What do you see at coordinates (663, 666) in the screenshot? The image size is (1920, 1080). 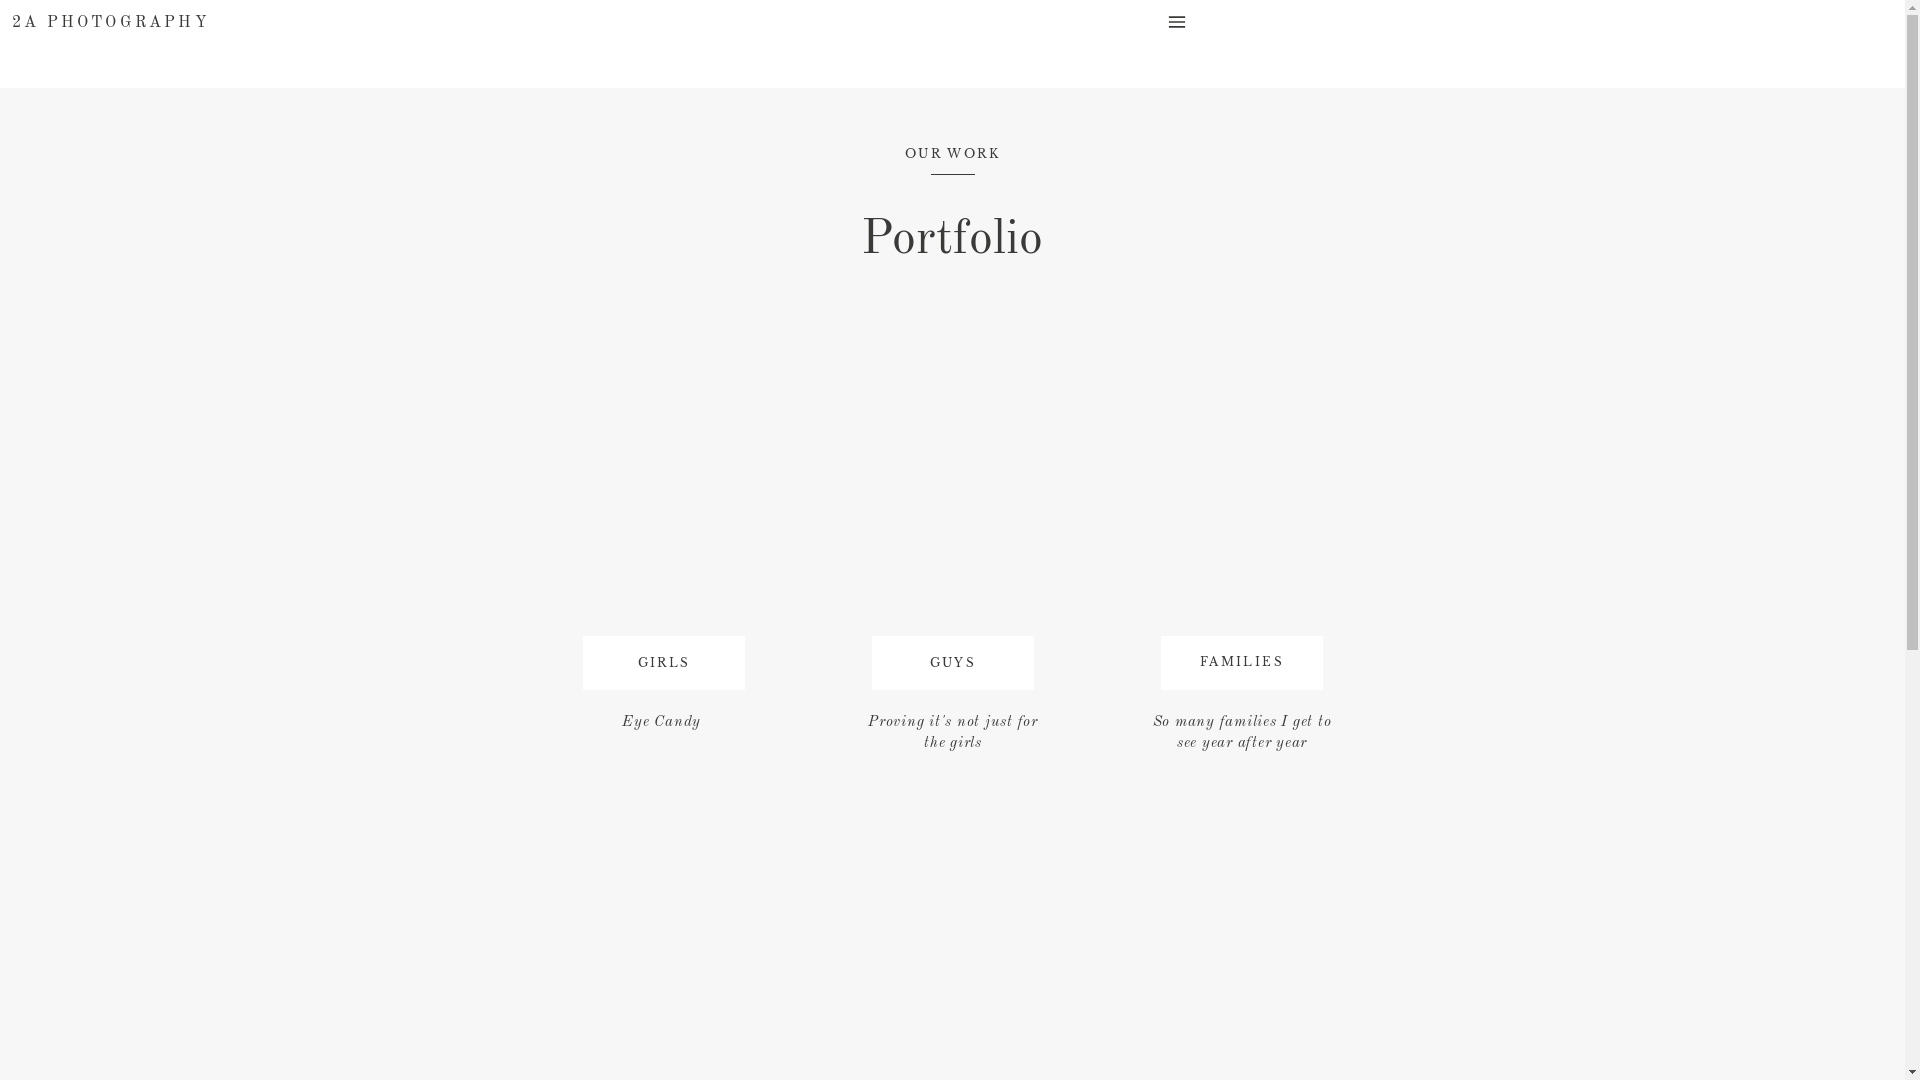 I see `'GIRLS'` at bounding box center [663, 666].